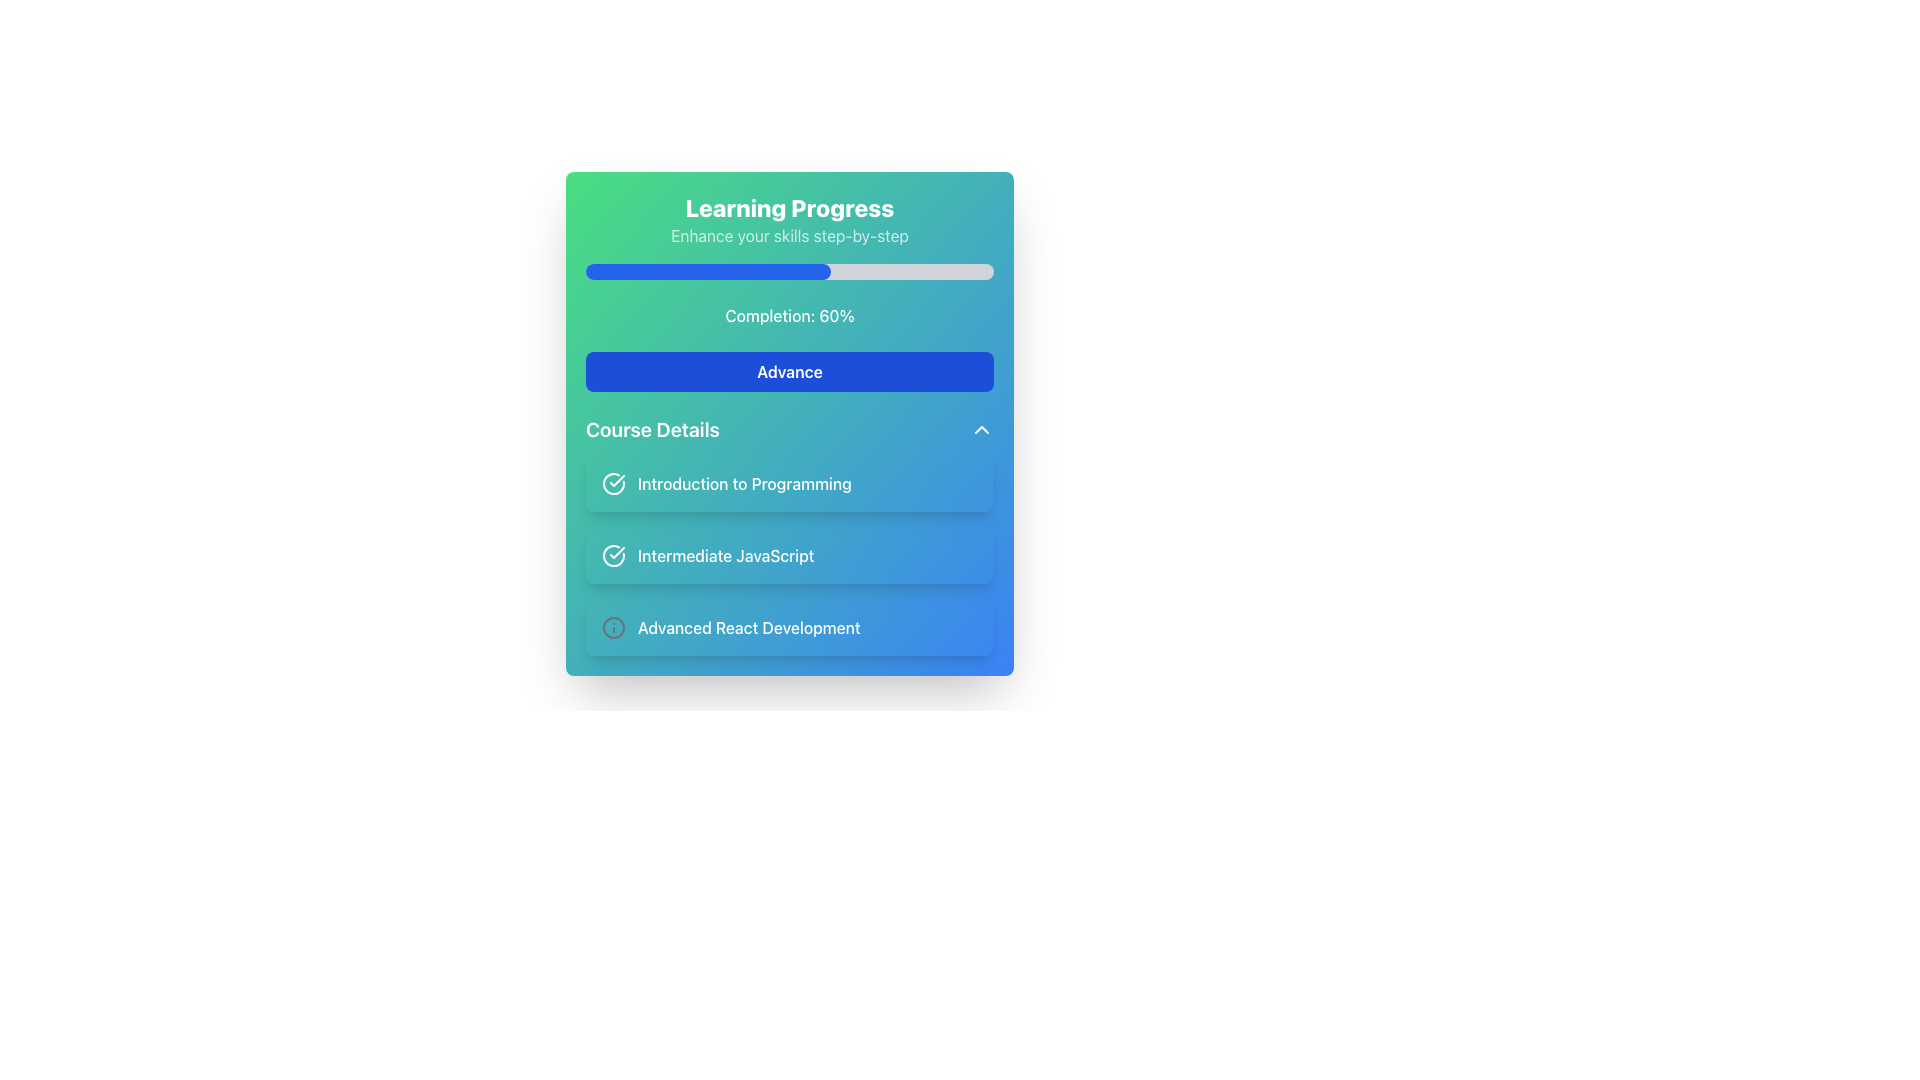 This screenshot has width=1920, height=1080. I want to click on visual and textual content of the text box containing 'Advanced React Development' with a circular information icon on the left, located in the lower region of the course cards, so click(789, 627).